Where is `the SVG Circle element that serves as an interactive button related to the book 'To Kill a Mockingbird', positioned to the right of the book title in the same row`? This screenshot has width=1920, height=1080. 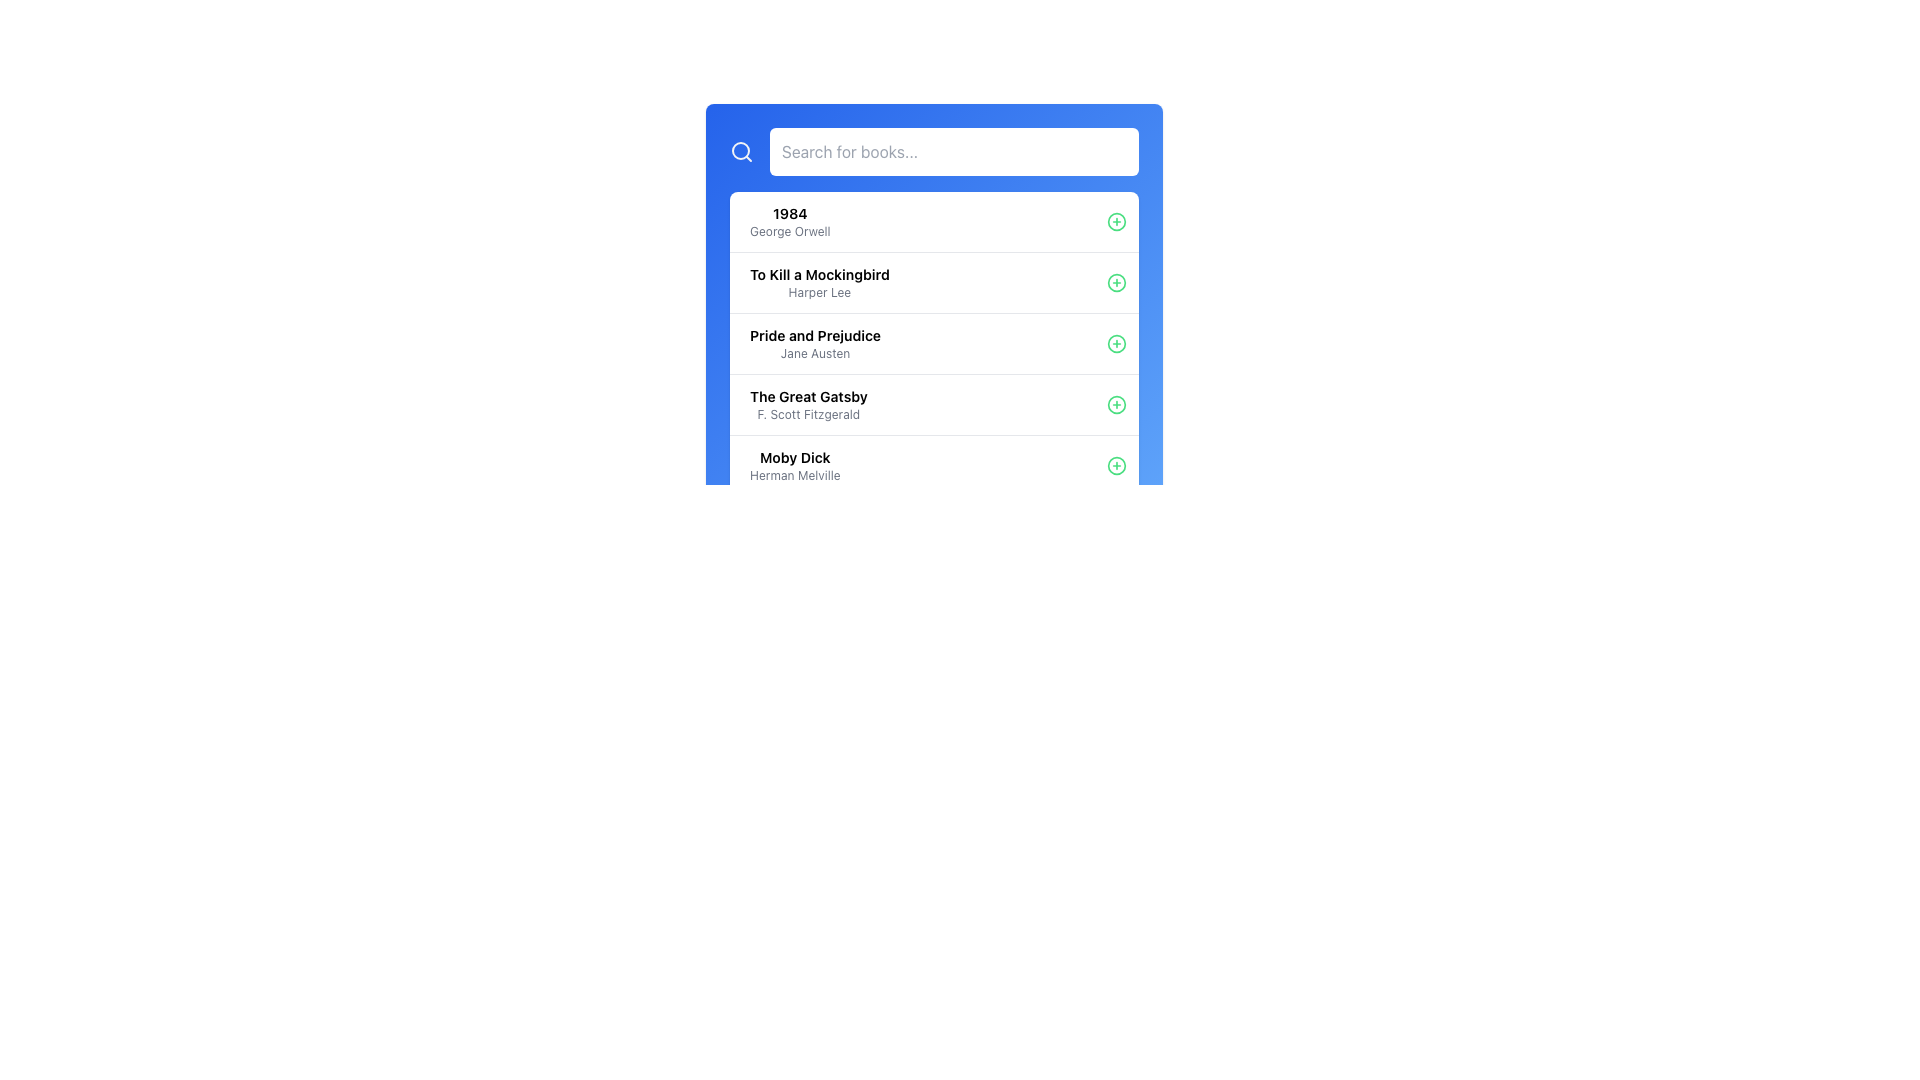 the SVG Circle element that serves as an interactive button related to the book 'To Kill a Mockingbird', positioned to the right of the book title in the same row is located at coordinates (1116, 282).